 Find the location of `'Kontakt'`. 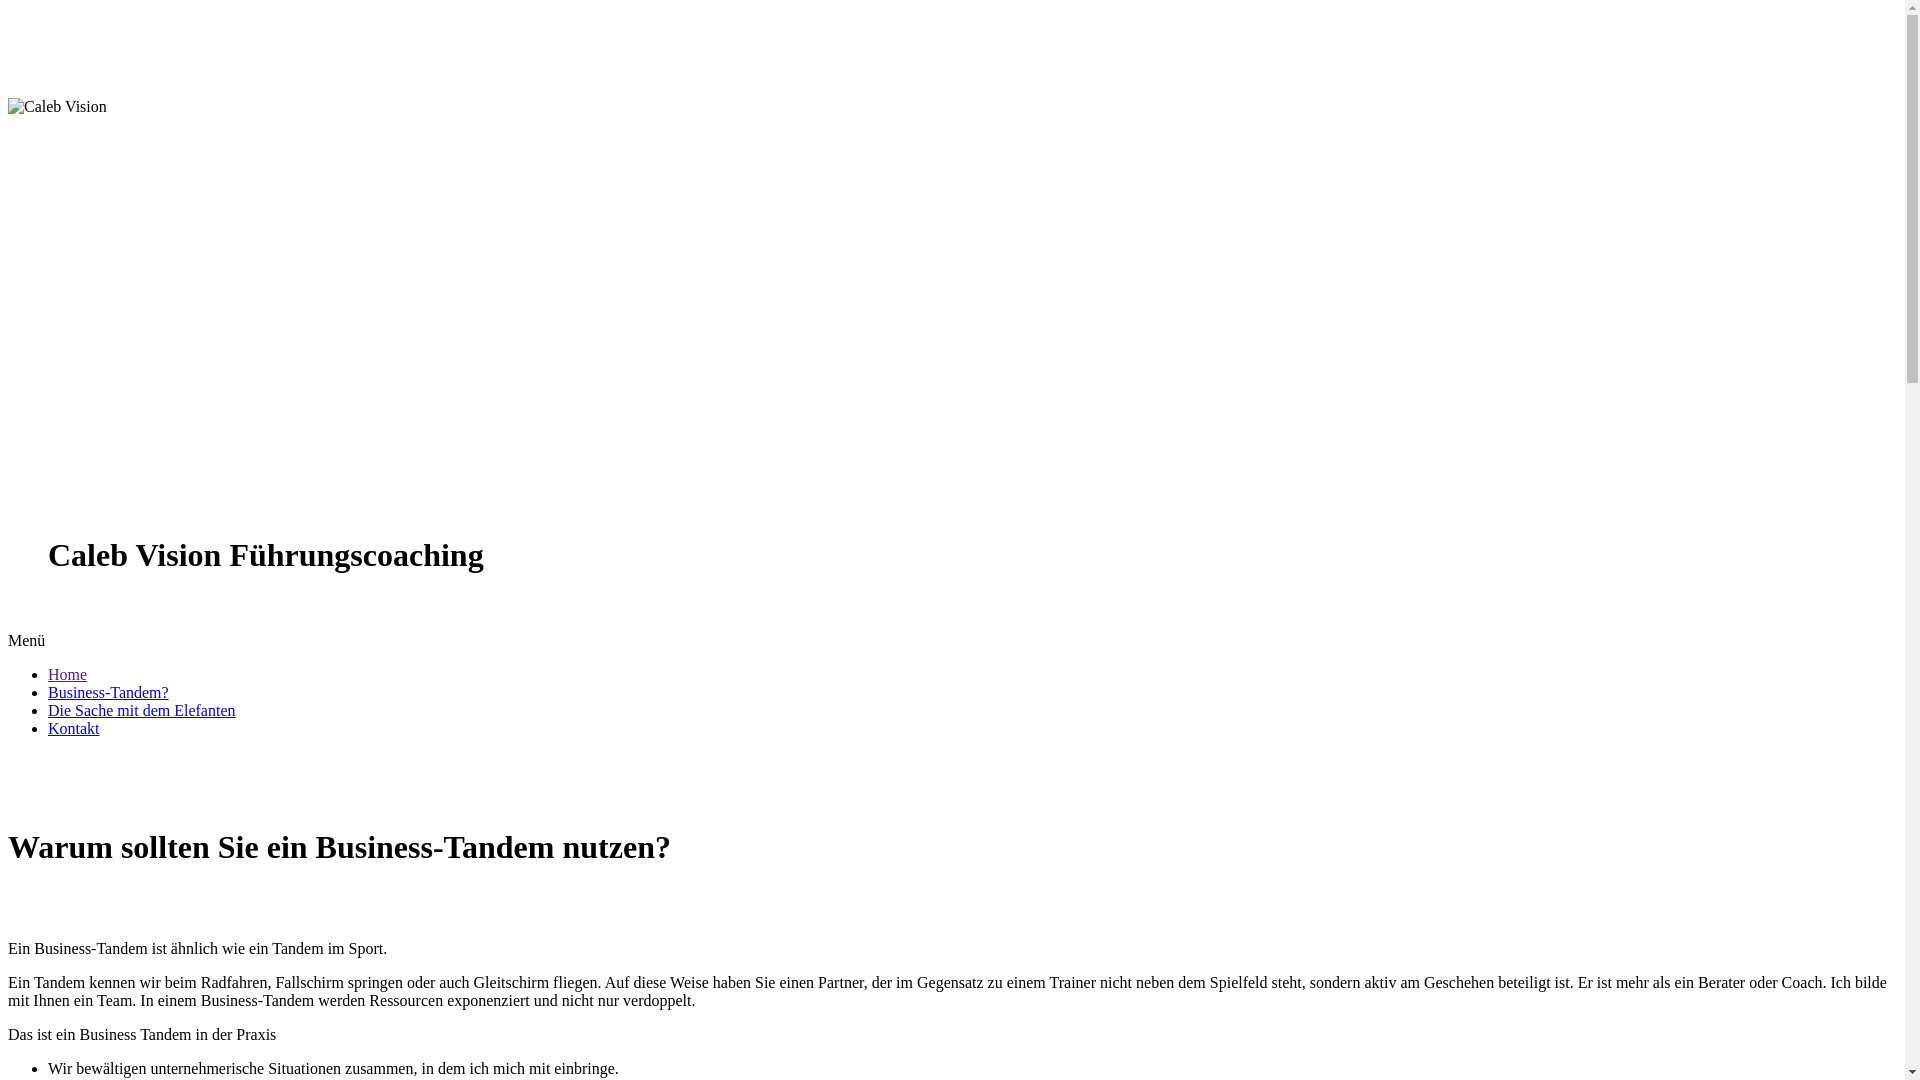

'Kontakt' is located at coordinates (73, 728).